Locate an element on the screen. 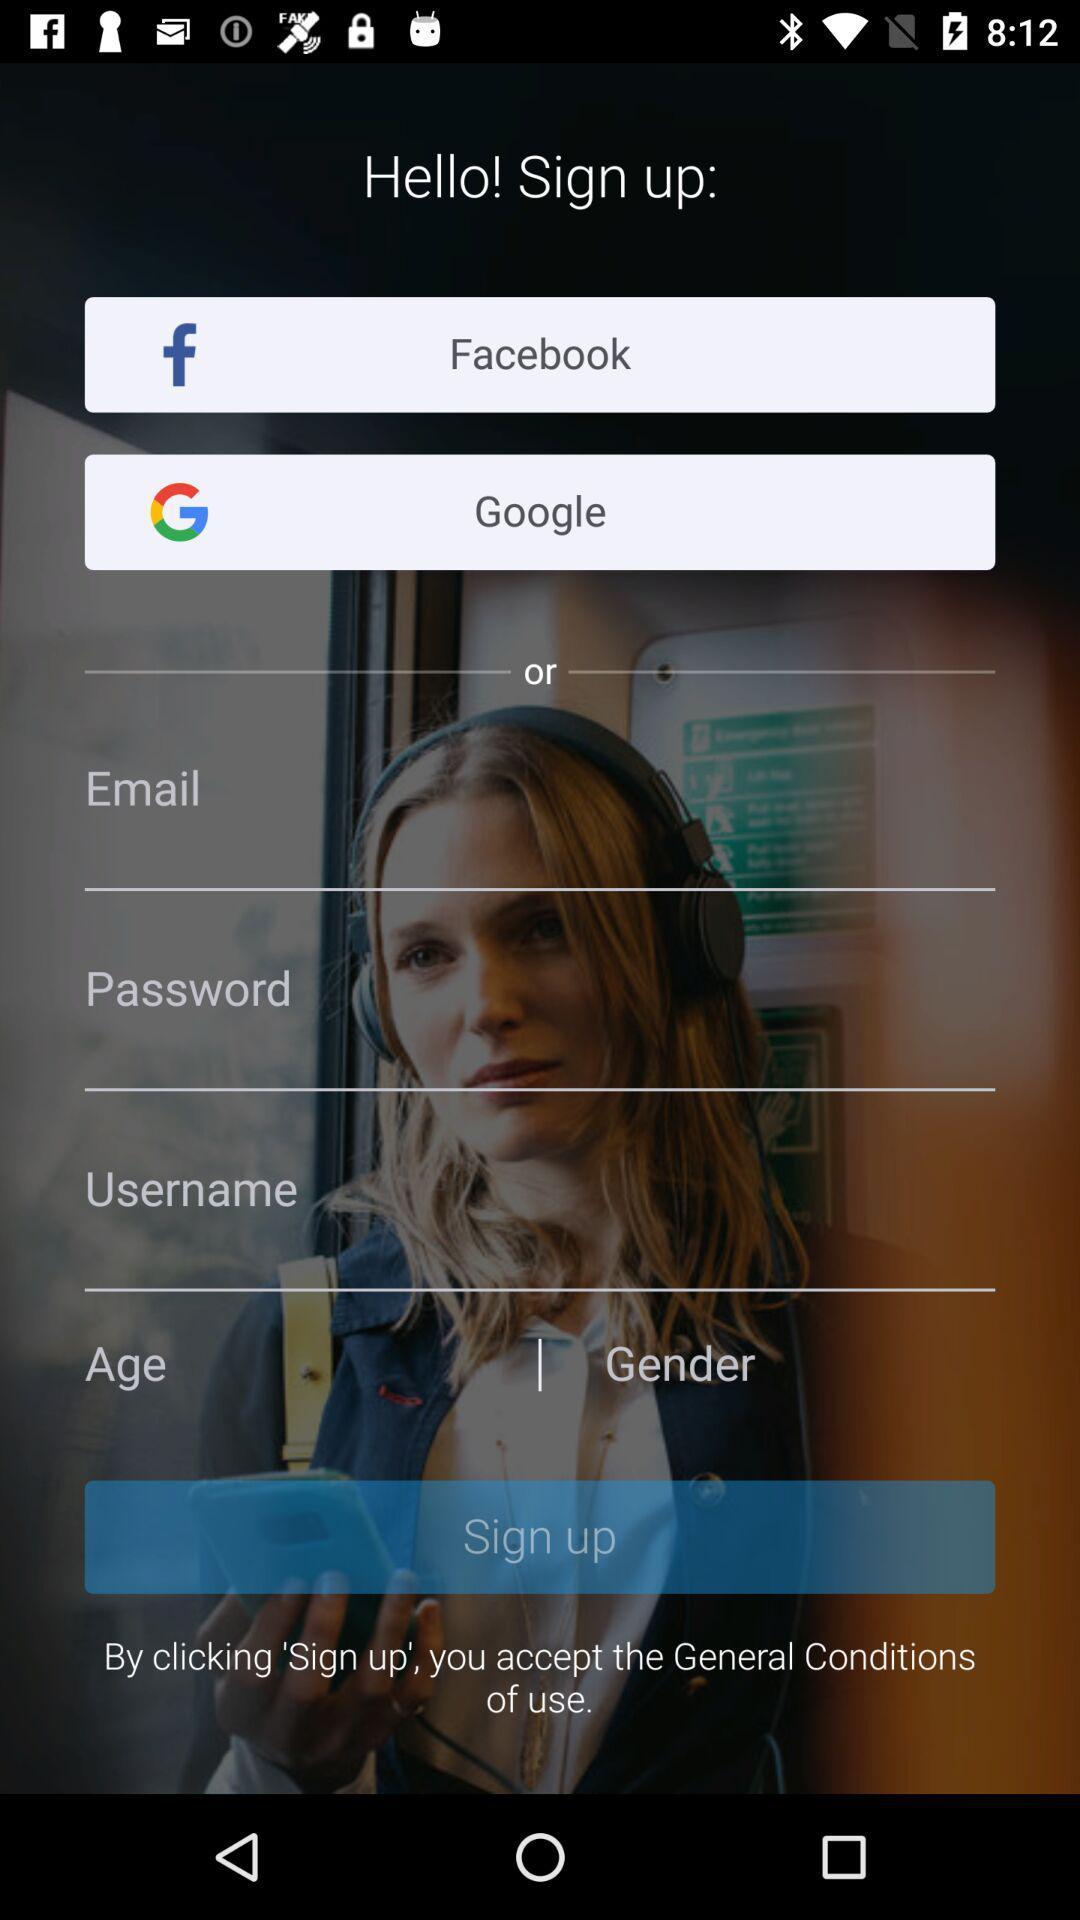 This screenshot has height=1920, width=1080. screen page is located at coordinates (540, 989).